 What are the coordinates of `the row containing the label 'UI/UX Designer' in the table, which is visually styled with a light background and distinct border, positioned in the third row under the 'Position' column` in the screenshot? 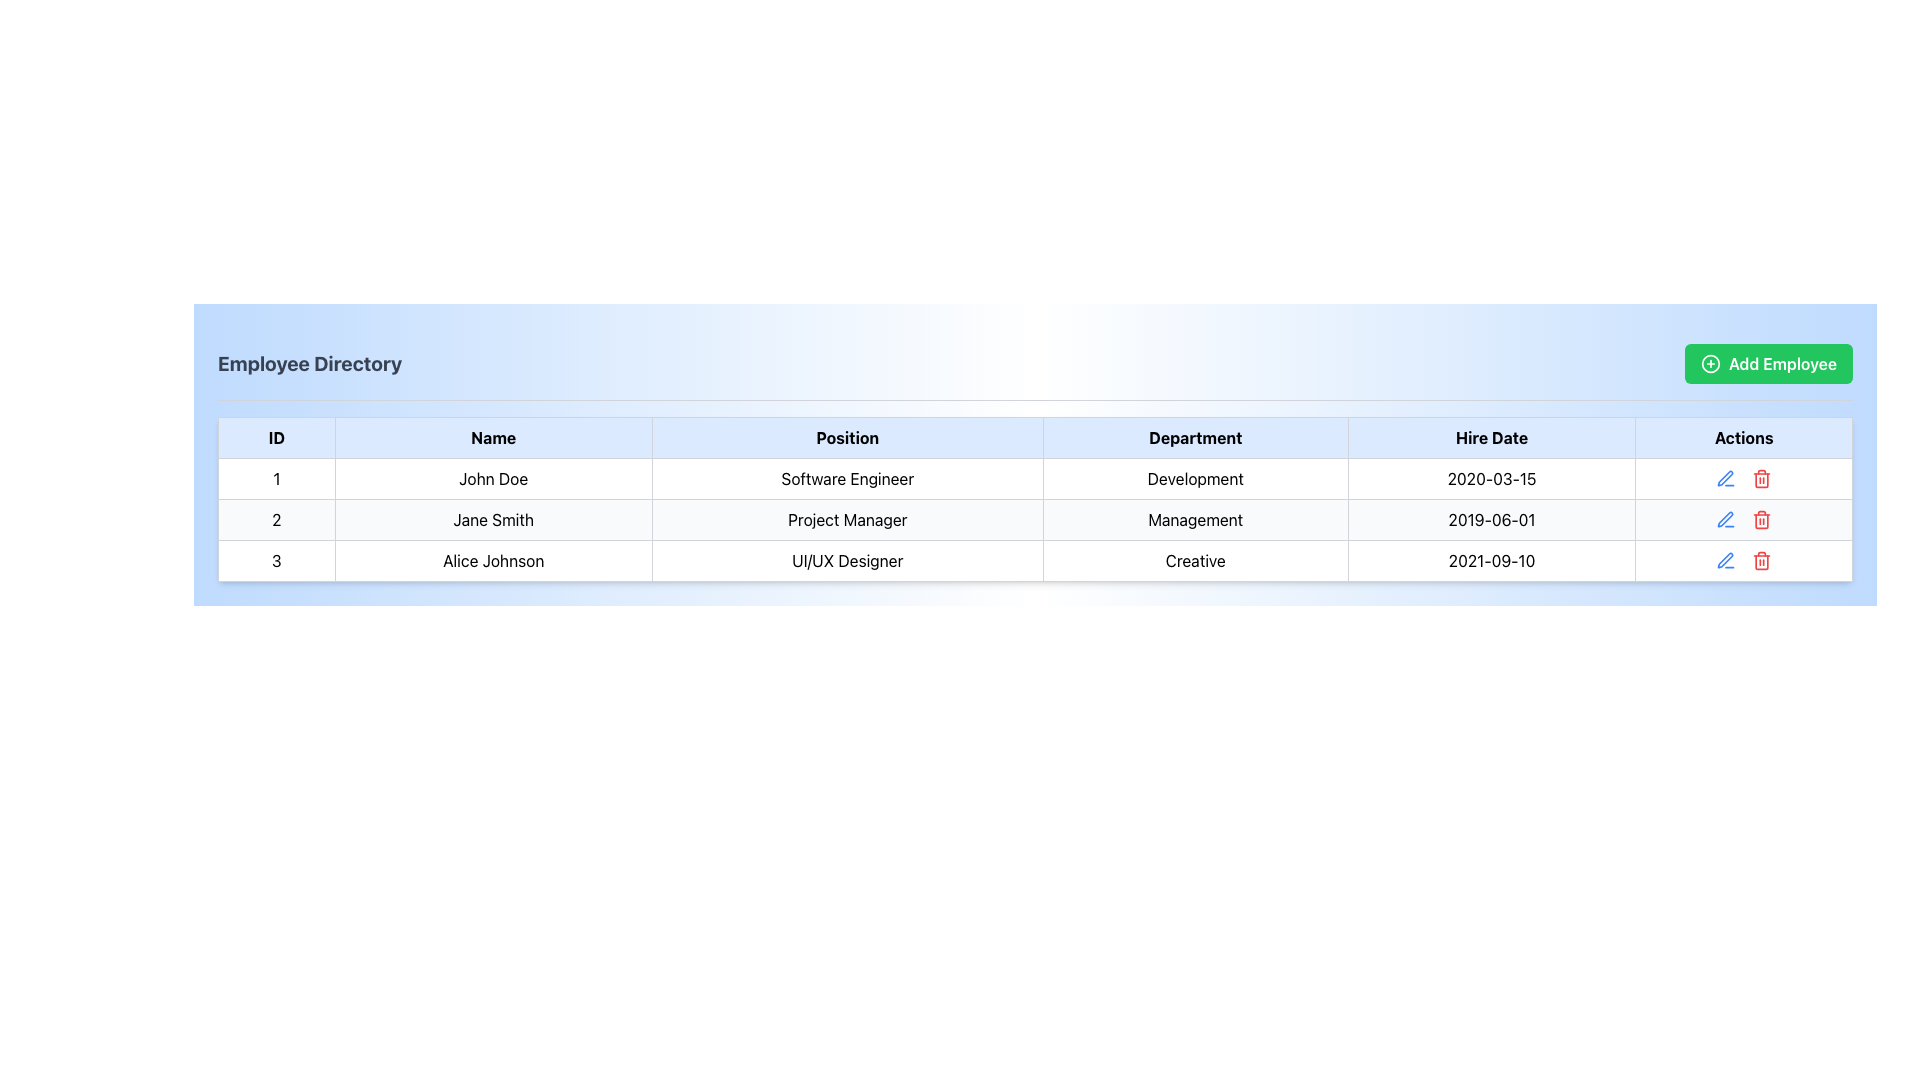 It's located at (847, 560).